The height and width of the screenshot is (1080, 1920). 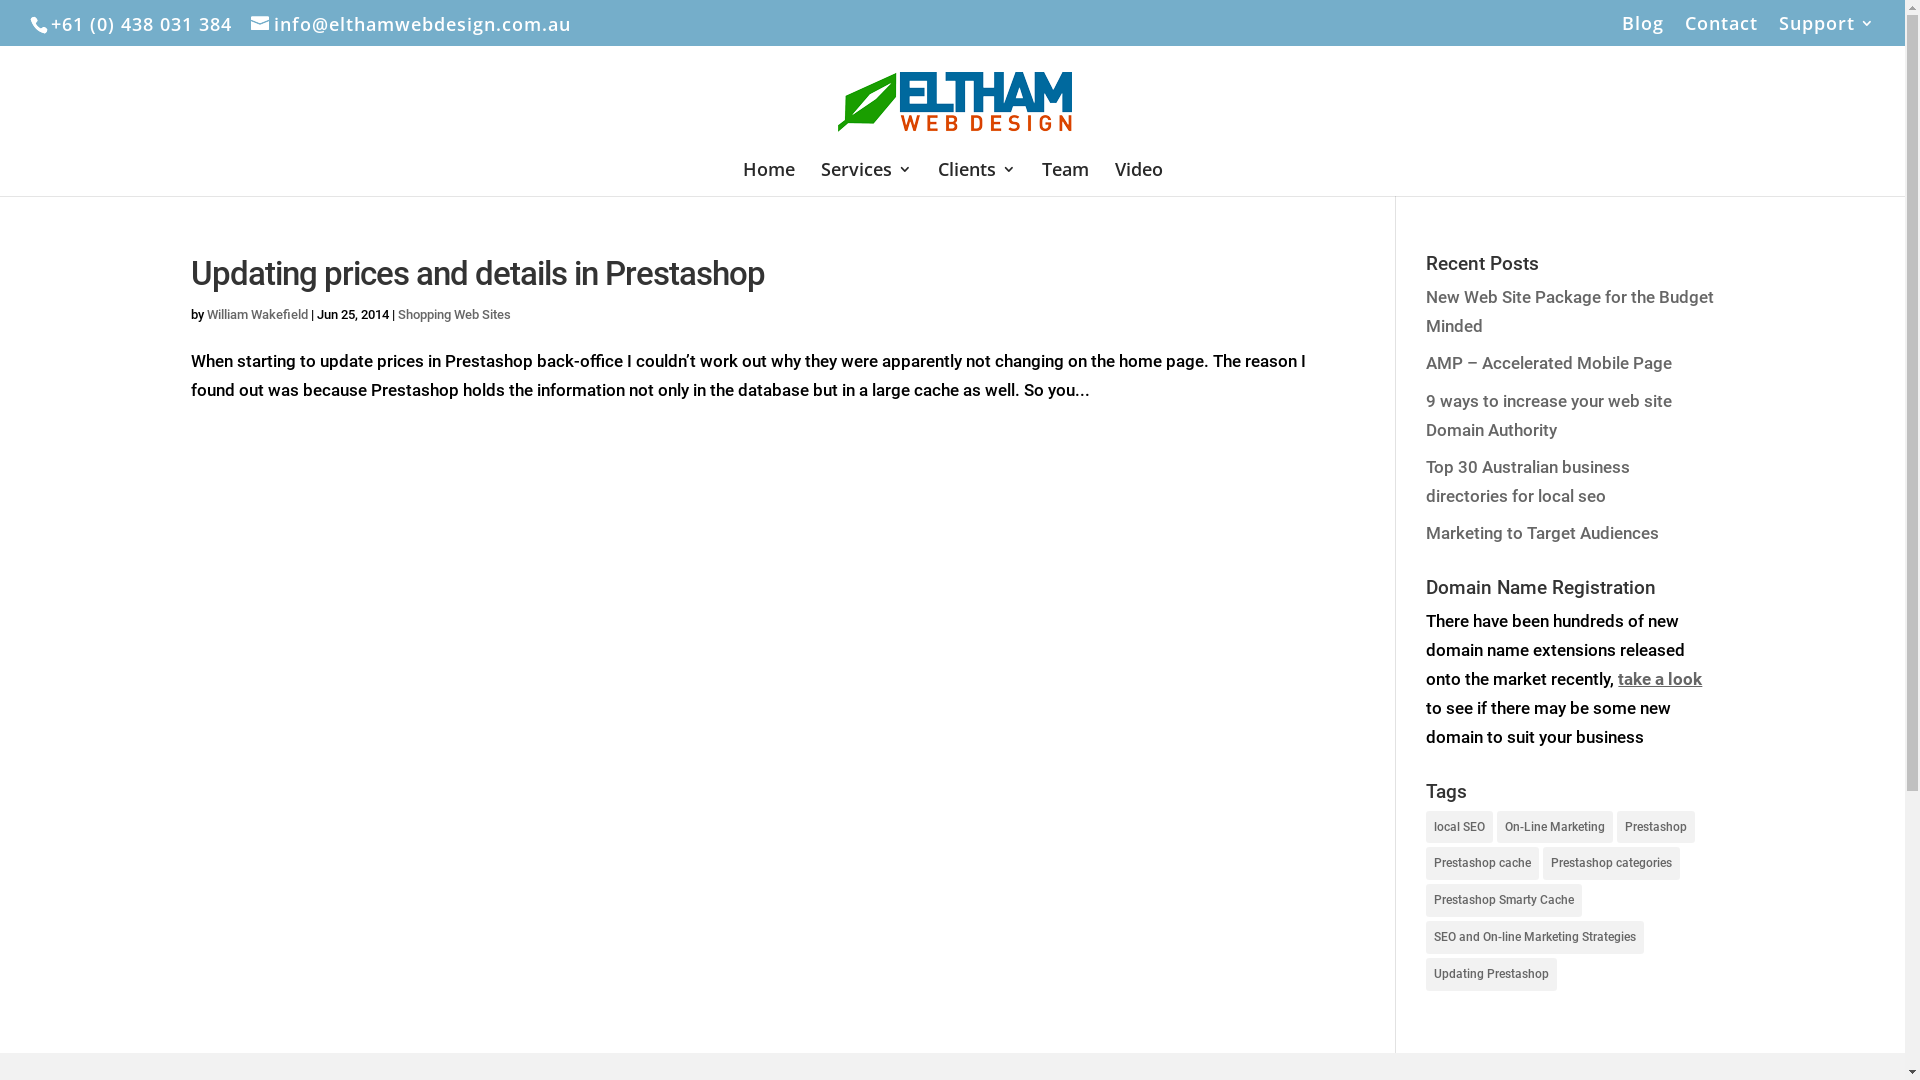 I want to click on 'SEO and On-line Marketing Strategies', so click(x=1534, y=937).